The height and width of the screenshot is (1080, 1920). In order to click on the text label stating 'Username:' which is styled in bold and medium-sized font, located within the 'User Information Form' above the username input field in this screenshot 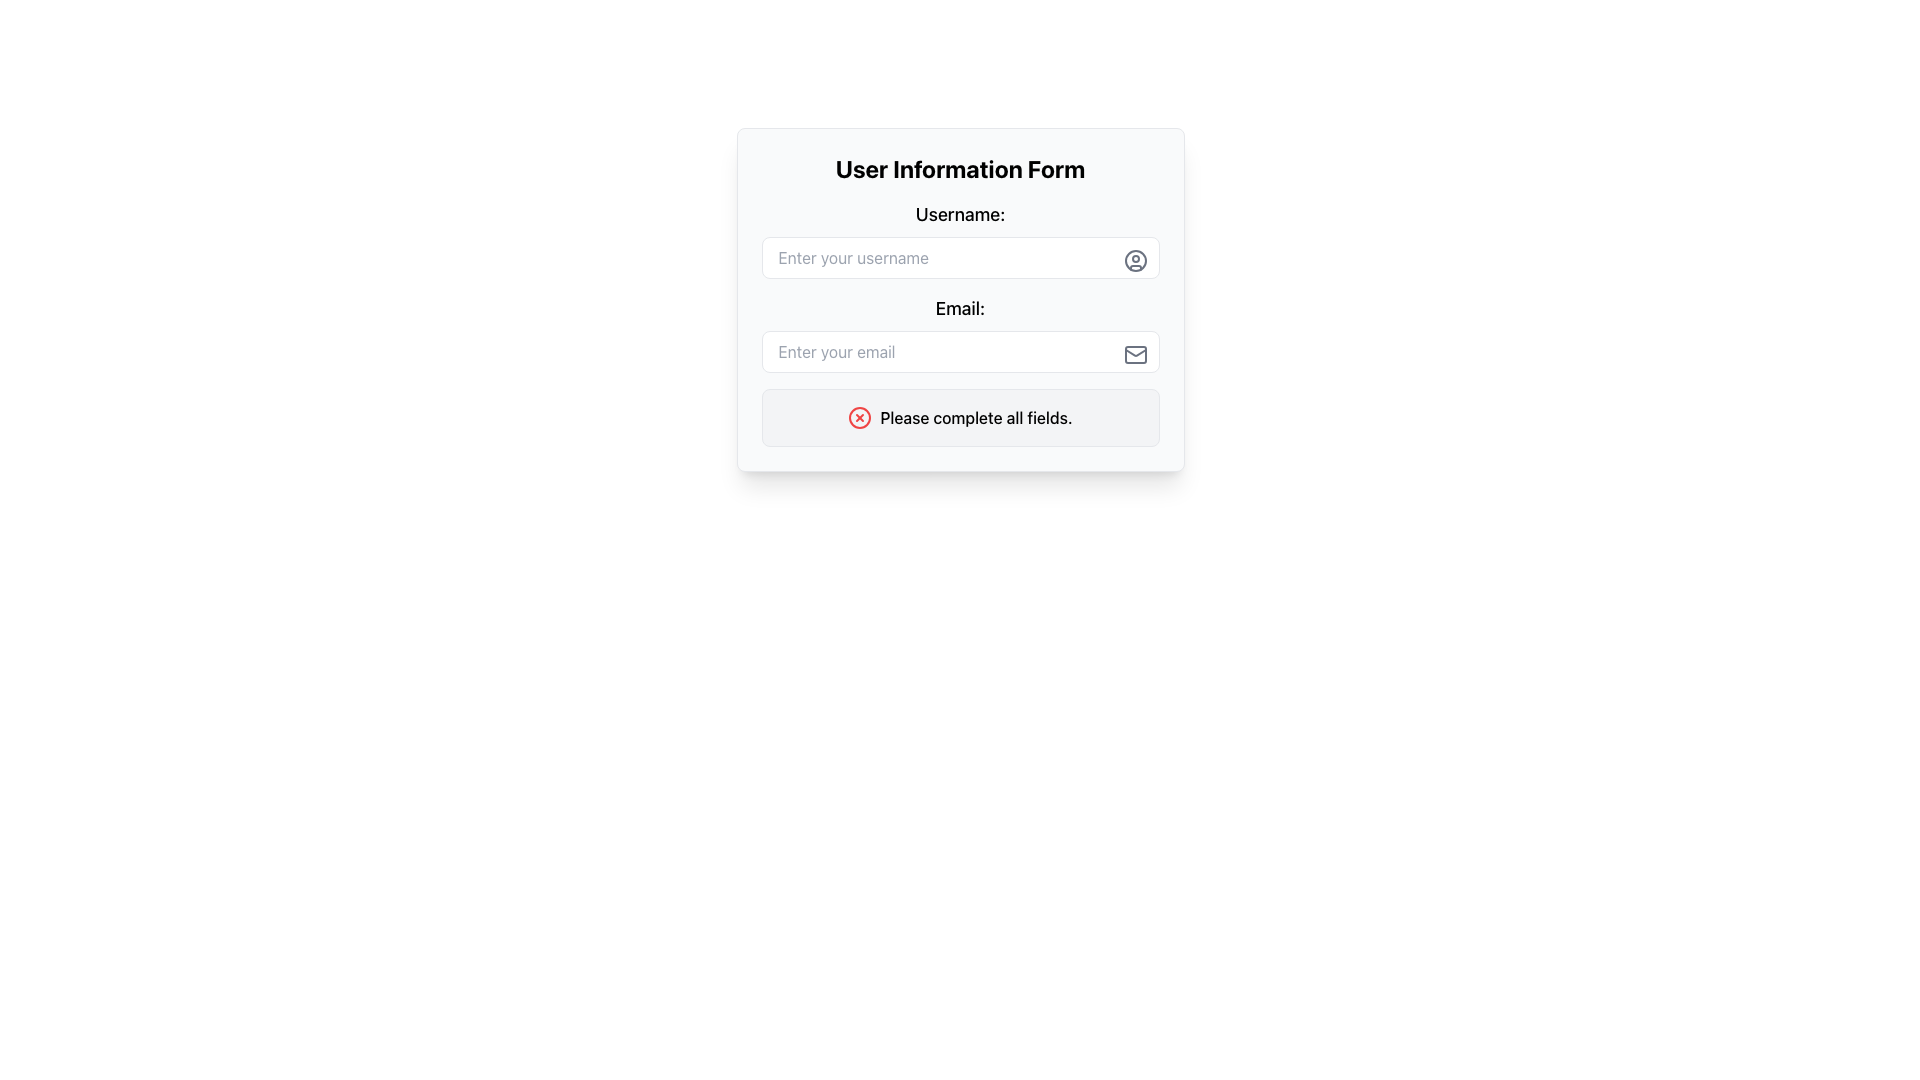, I will do `click(960, 215)`.